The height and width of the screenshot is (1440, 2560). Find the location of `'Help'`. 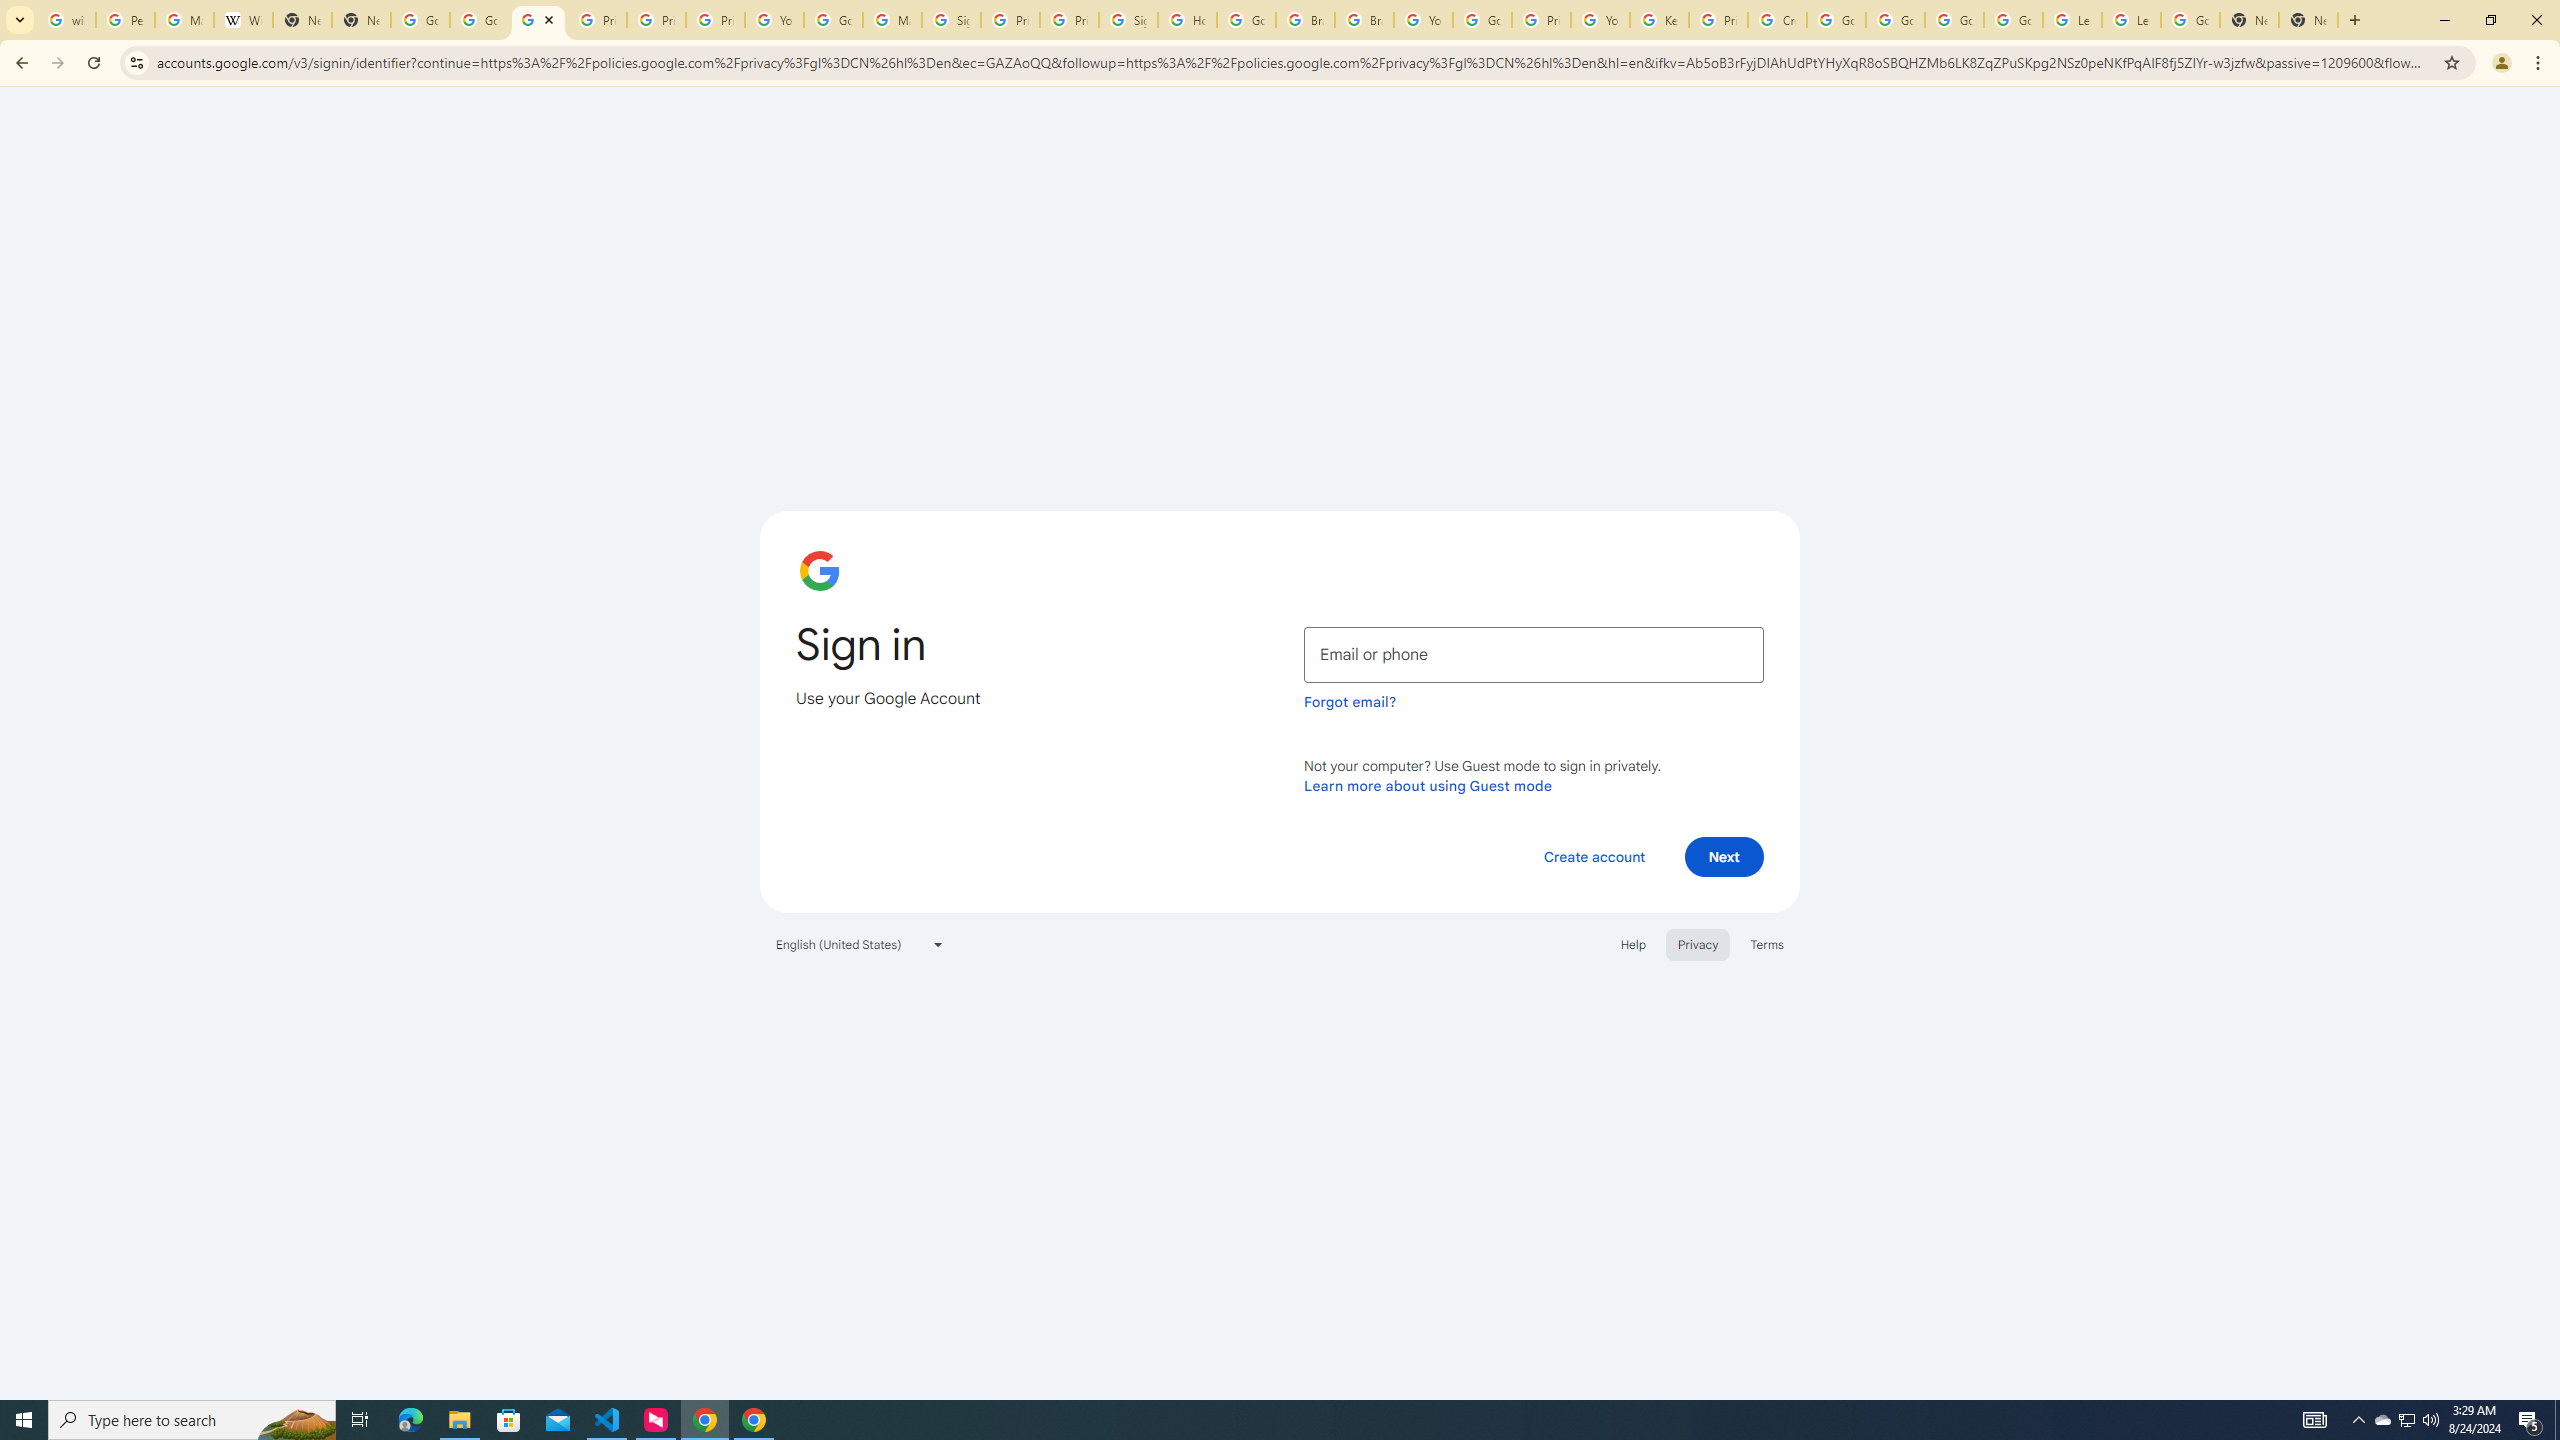

'Help' is located at coordinates (1632, 942).